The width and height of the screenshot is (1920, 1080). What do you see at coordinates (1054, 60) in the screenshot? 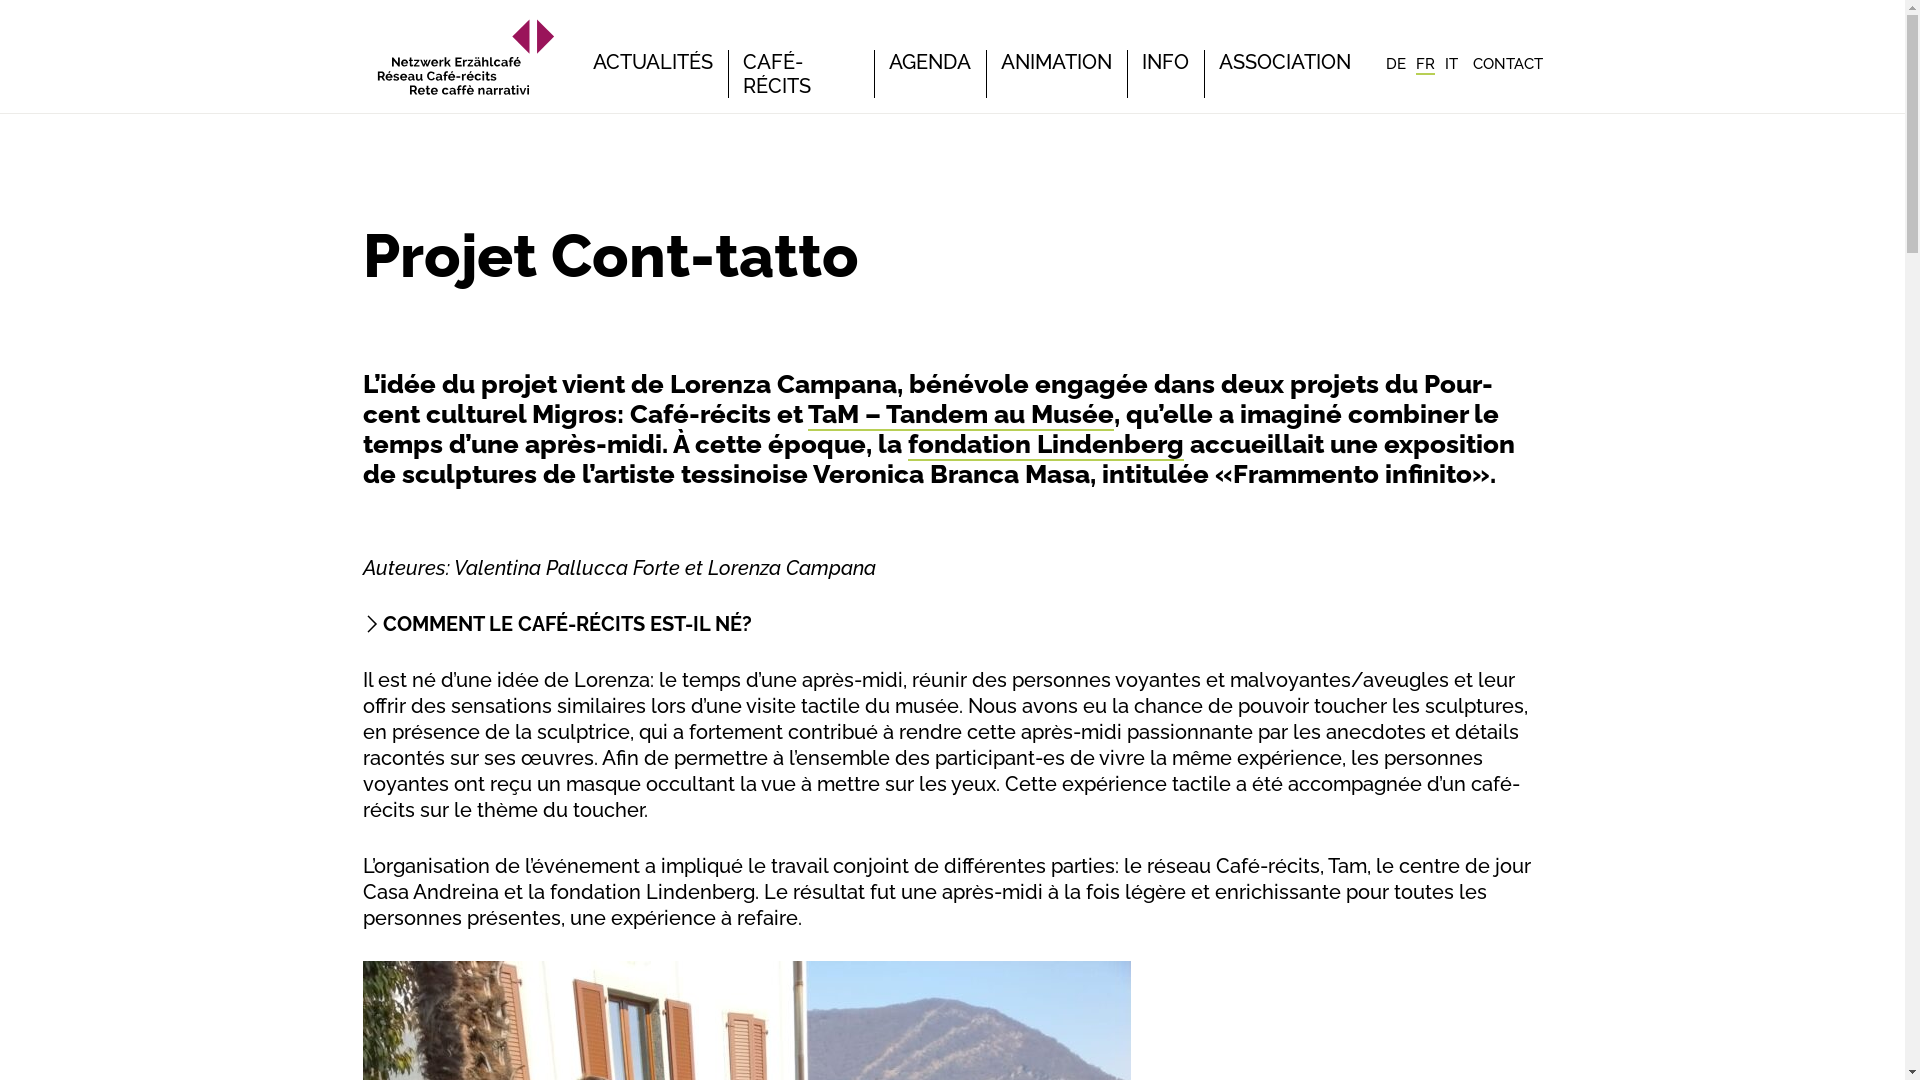
I see `'ANIMATION'` at bounding box center [1054, 60].